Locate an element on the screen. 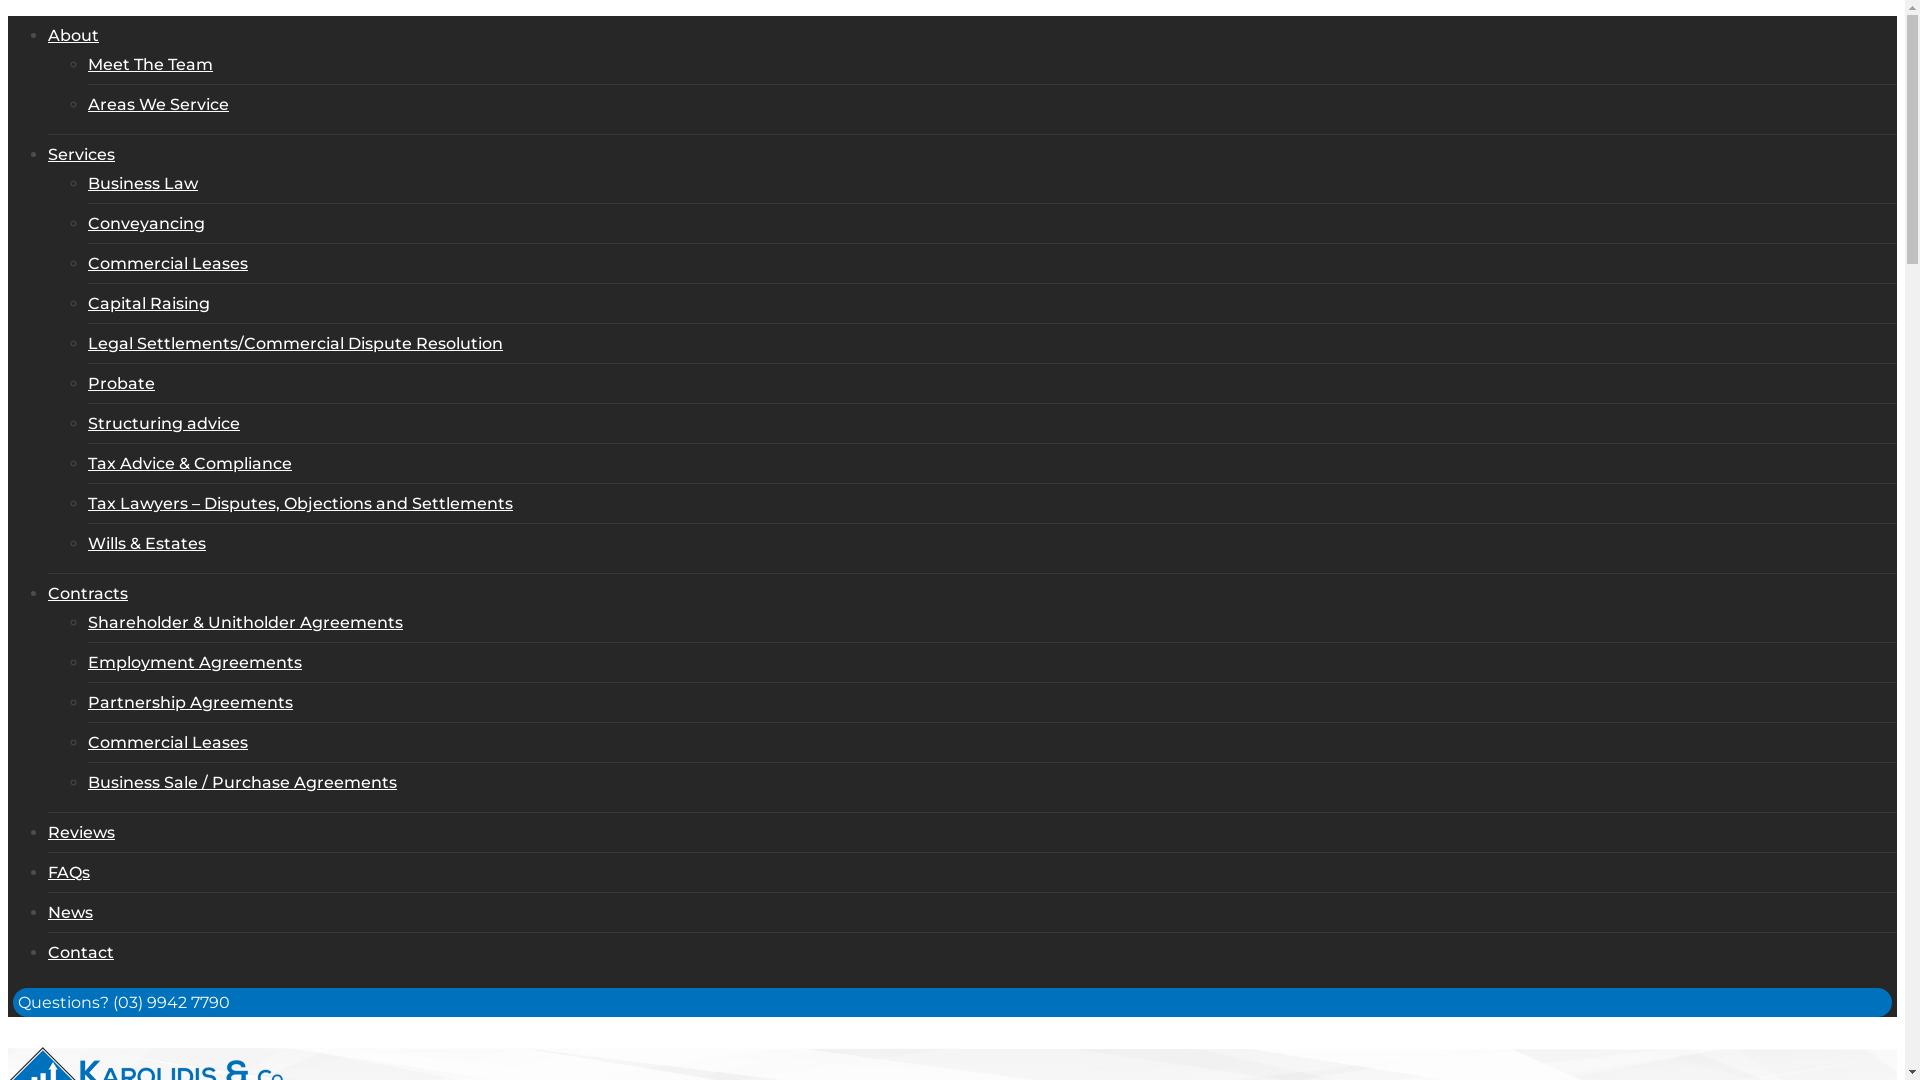 This screenshot has width=1920, height=1080. 'Shareholder & Unitholder Agreements' is located at coordinates (244, 621).